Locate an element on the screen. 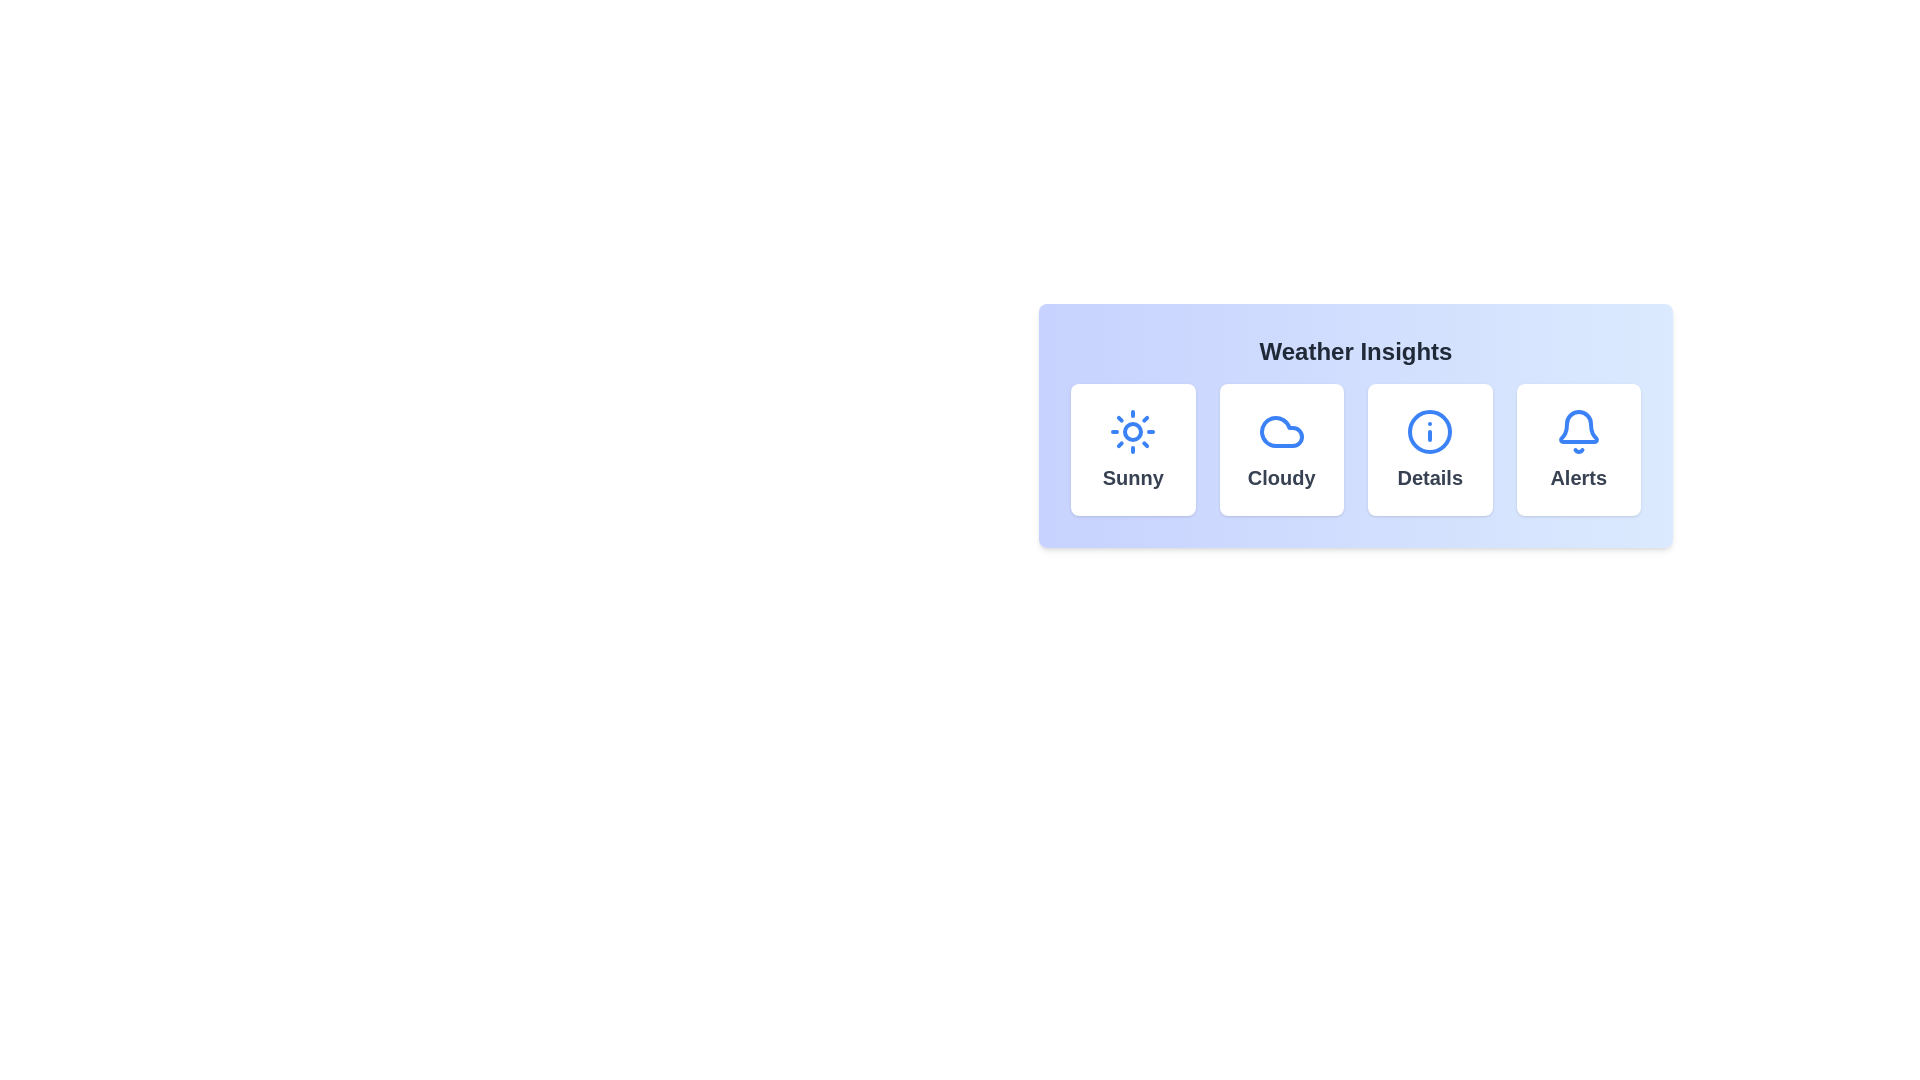 The image size is (1920, 1080). the cloud-shaped icon with a blue outline located at the top of the second card in the 'Weather Insights' section, above the label 'Cloudy' is located at coordinates (1281, 431).